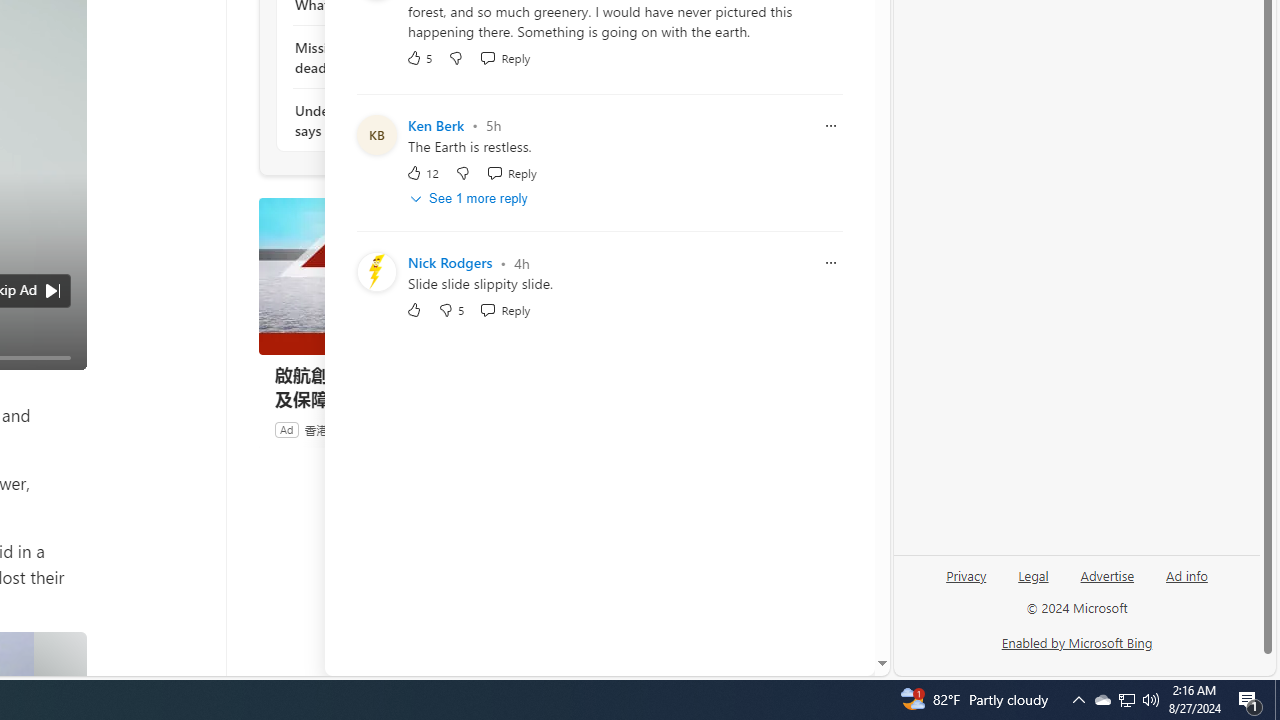 This screenshot has width=1280, height=720. What do you see at coordinates (413, 310) in the screenshot?
I see `'Like'` at bounding box center [413, 310].